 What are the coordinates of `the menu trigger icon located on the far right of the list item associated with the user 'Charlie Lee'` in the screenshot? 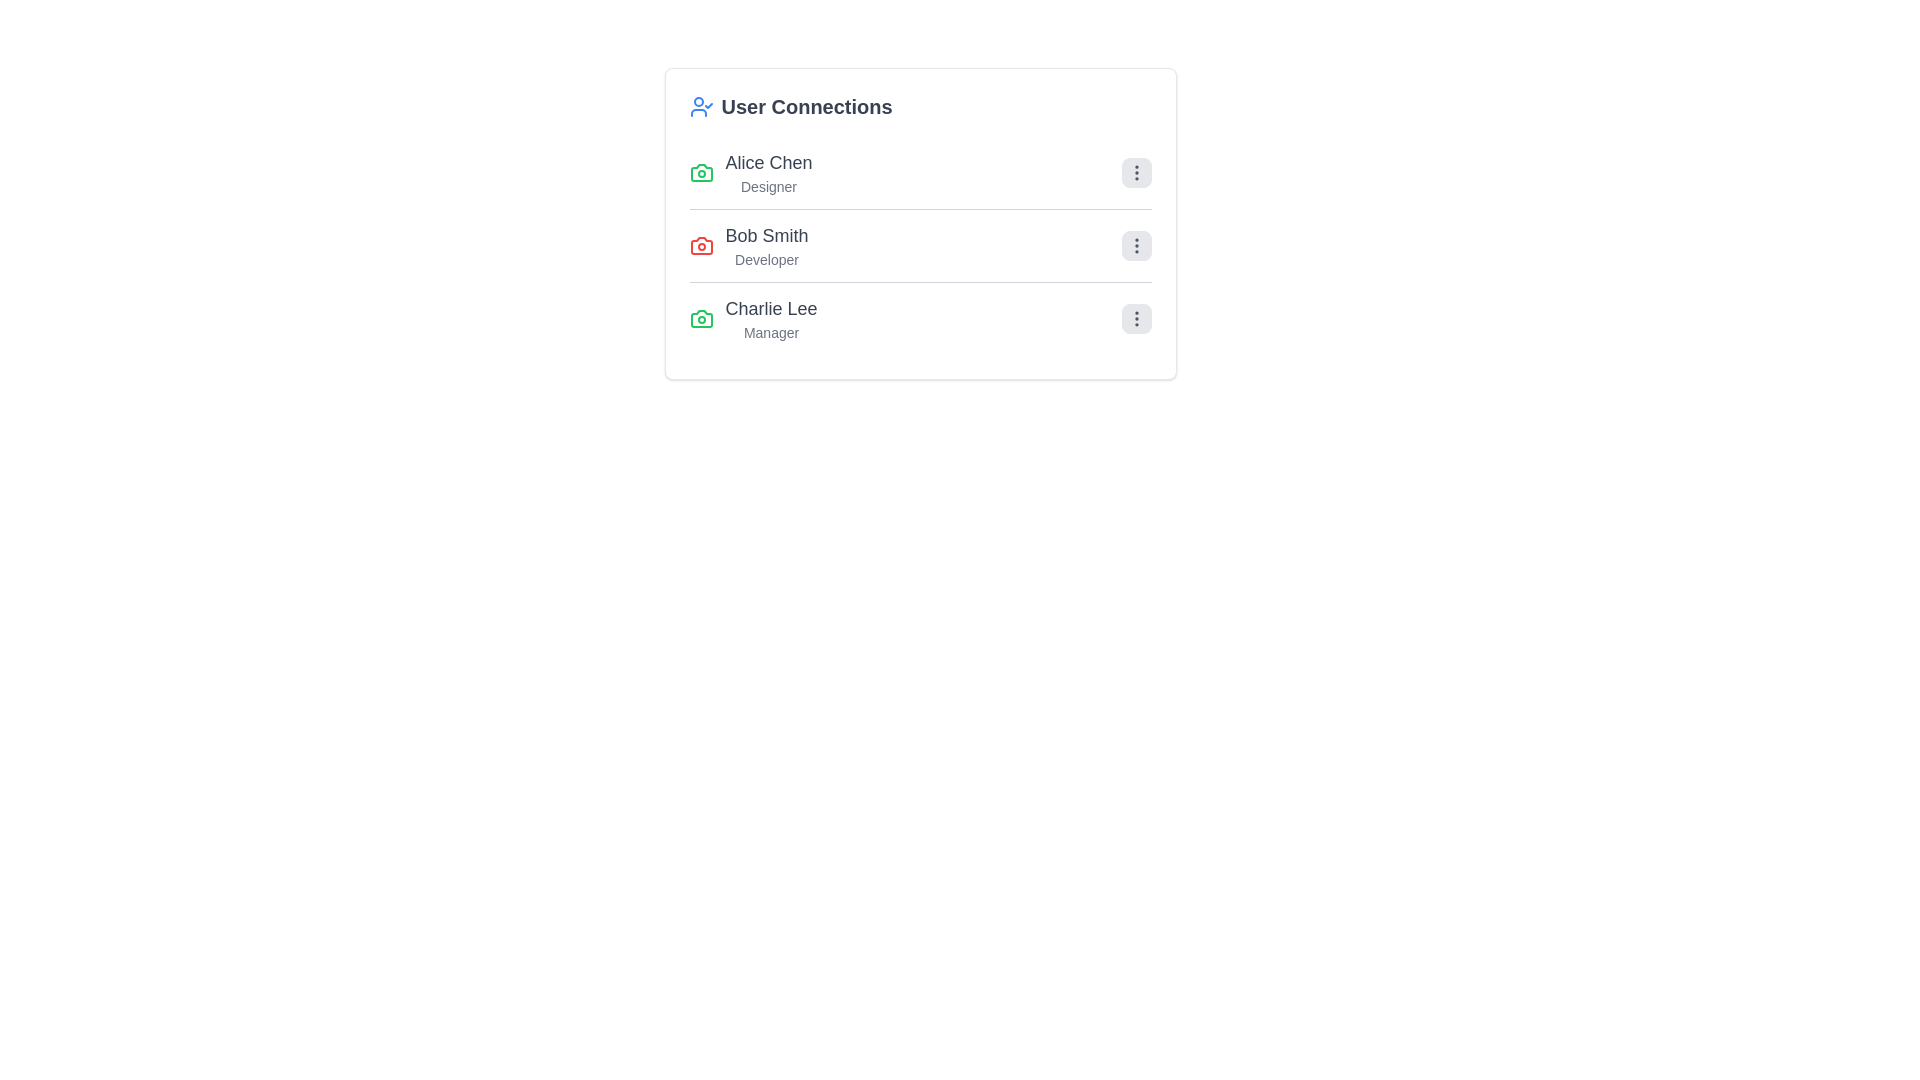 It's located at (1136, 318).